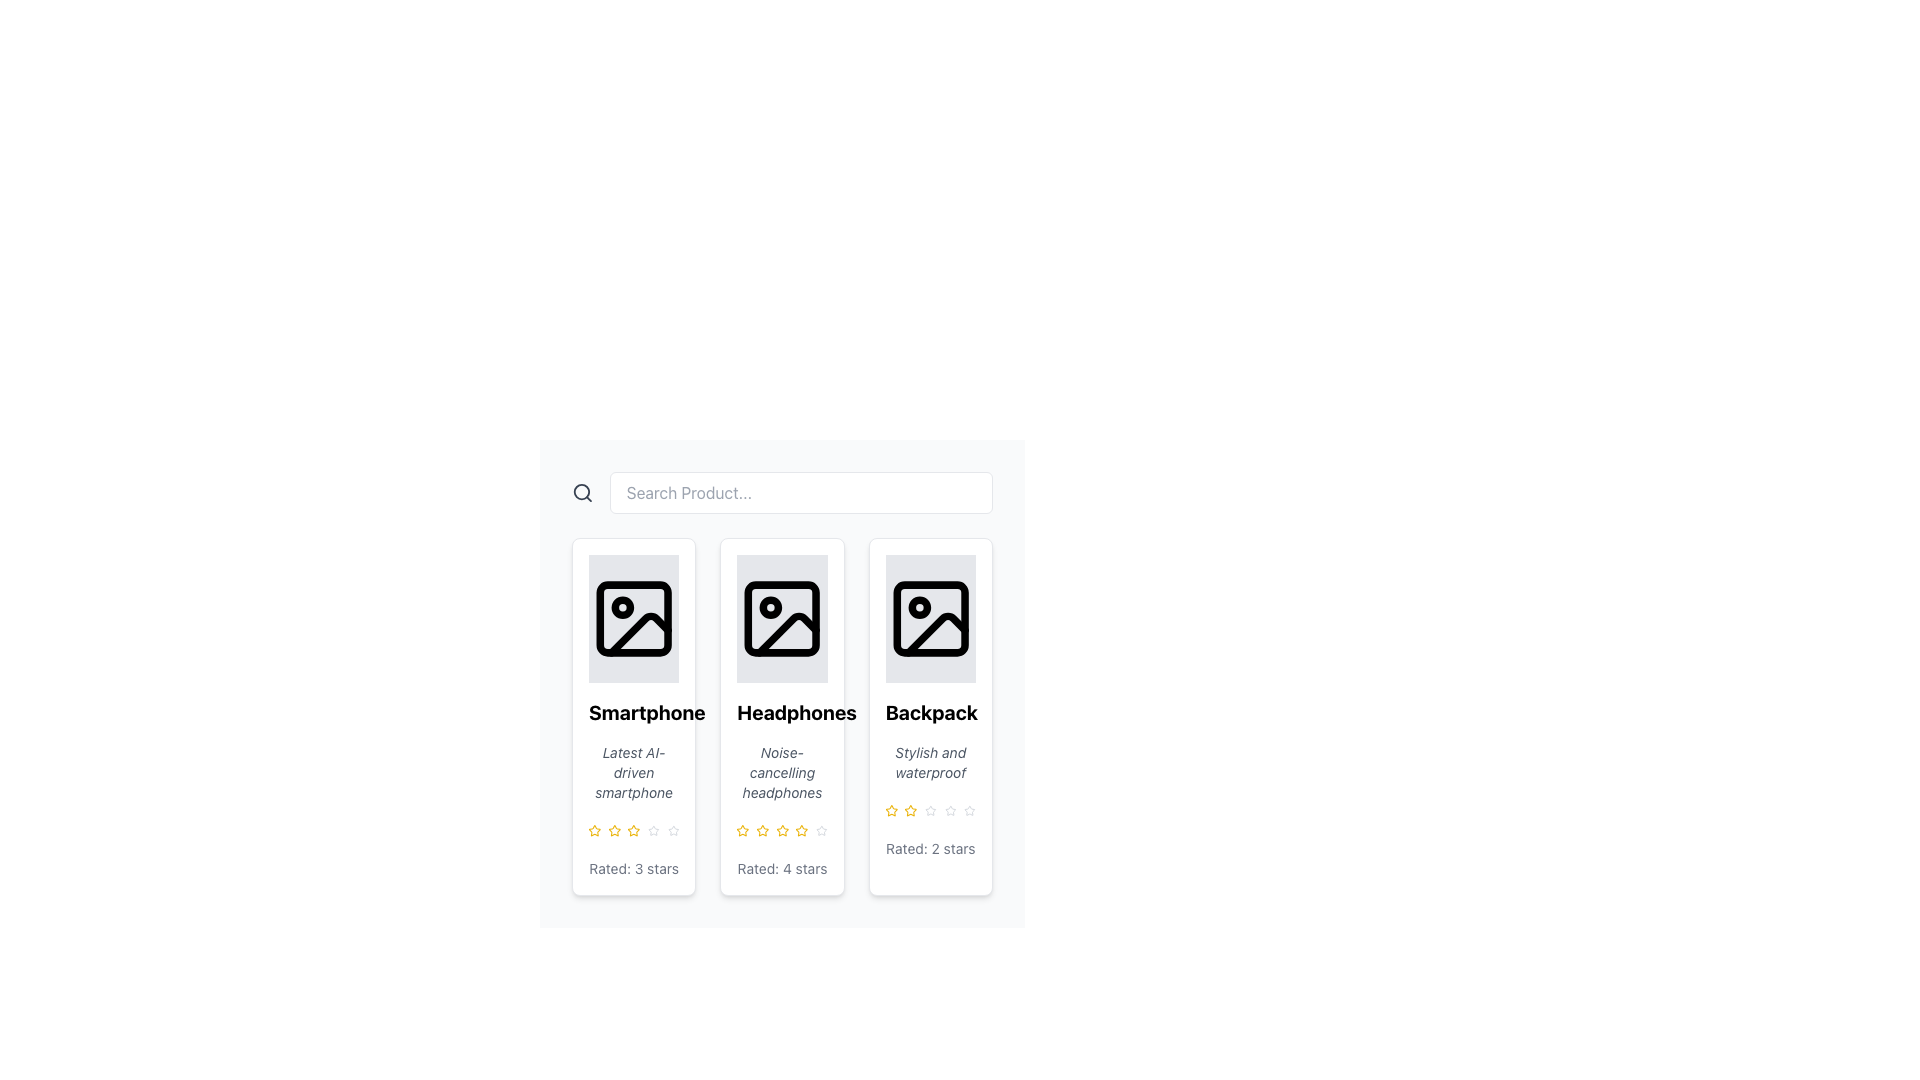  I want to click on the highlighted yellow star-shaped icon, which is the first in a cluster of rating stars under the 'Smartphone' product card, to adjust the rating, so click(593, 830).